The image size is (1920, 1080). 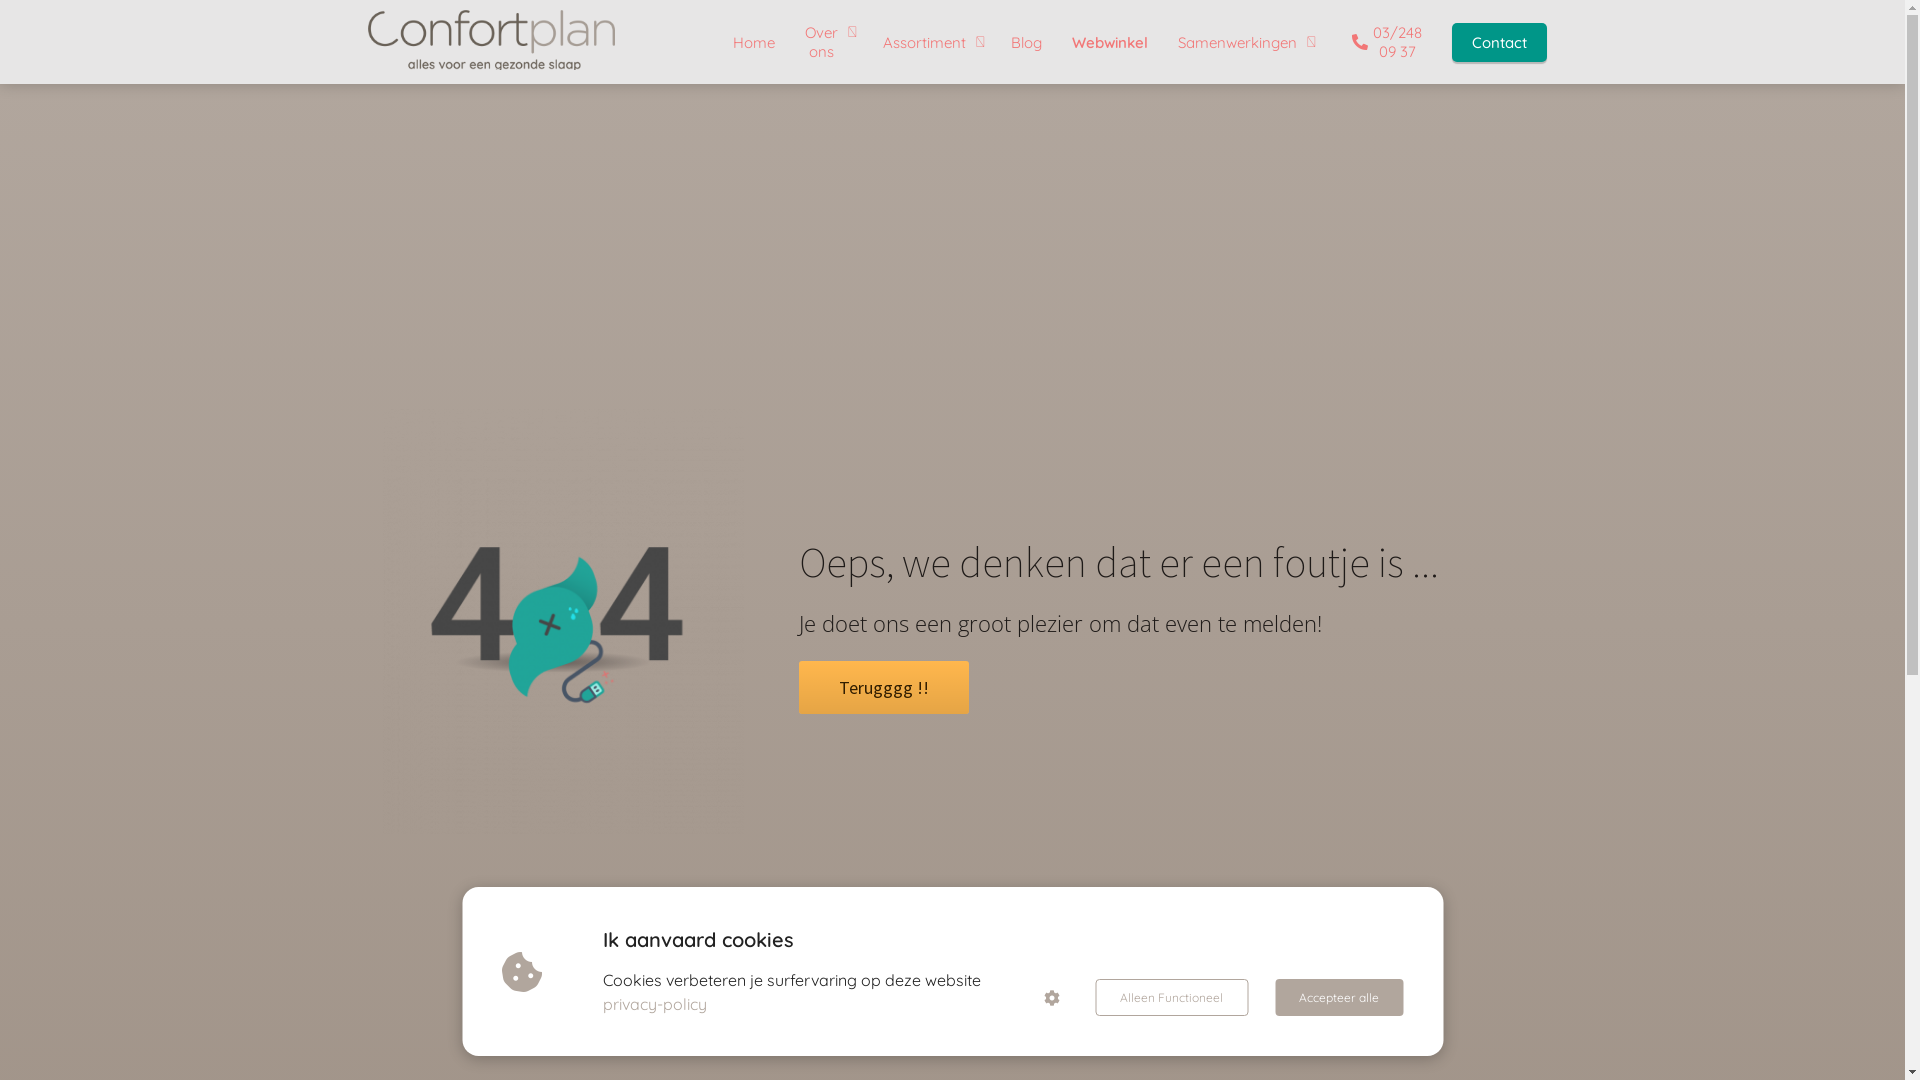 What do you see at coordinates (1107, 42) in the screenshot?
I see `'Webwinkel'` at bounding box center [1107, 42].